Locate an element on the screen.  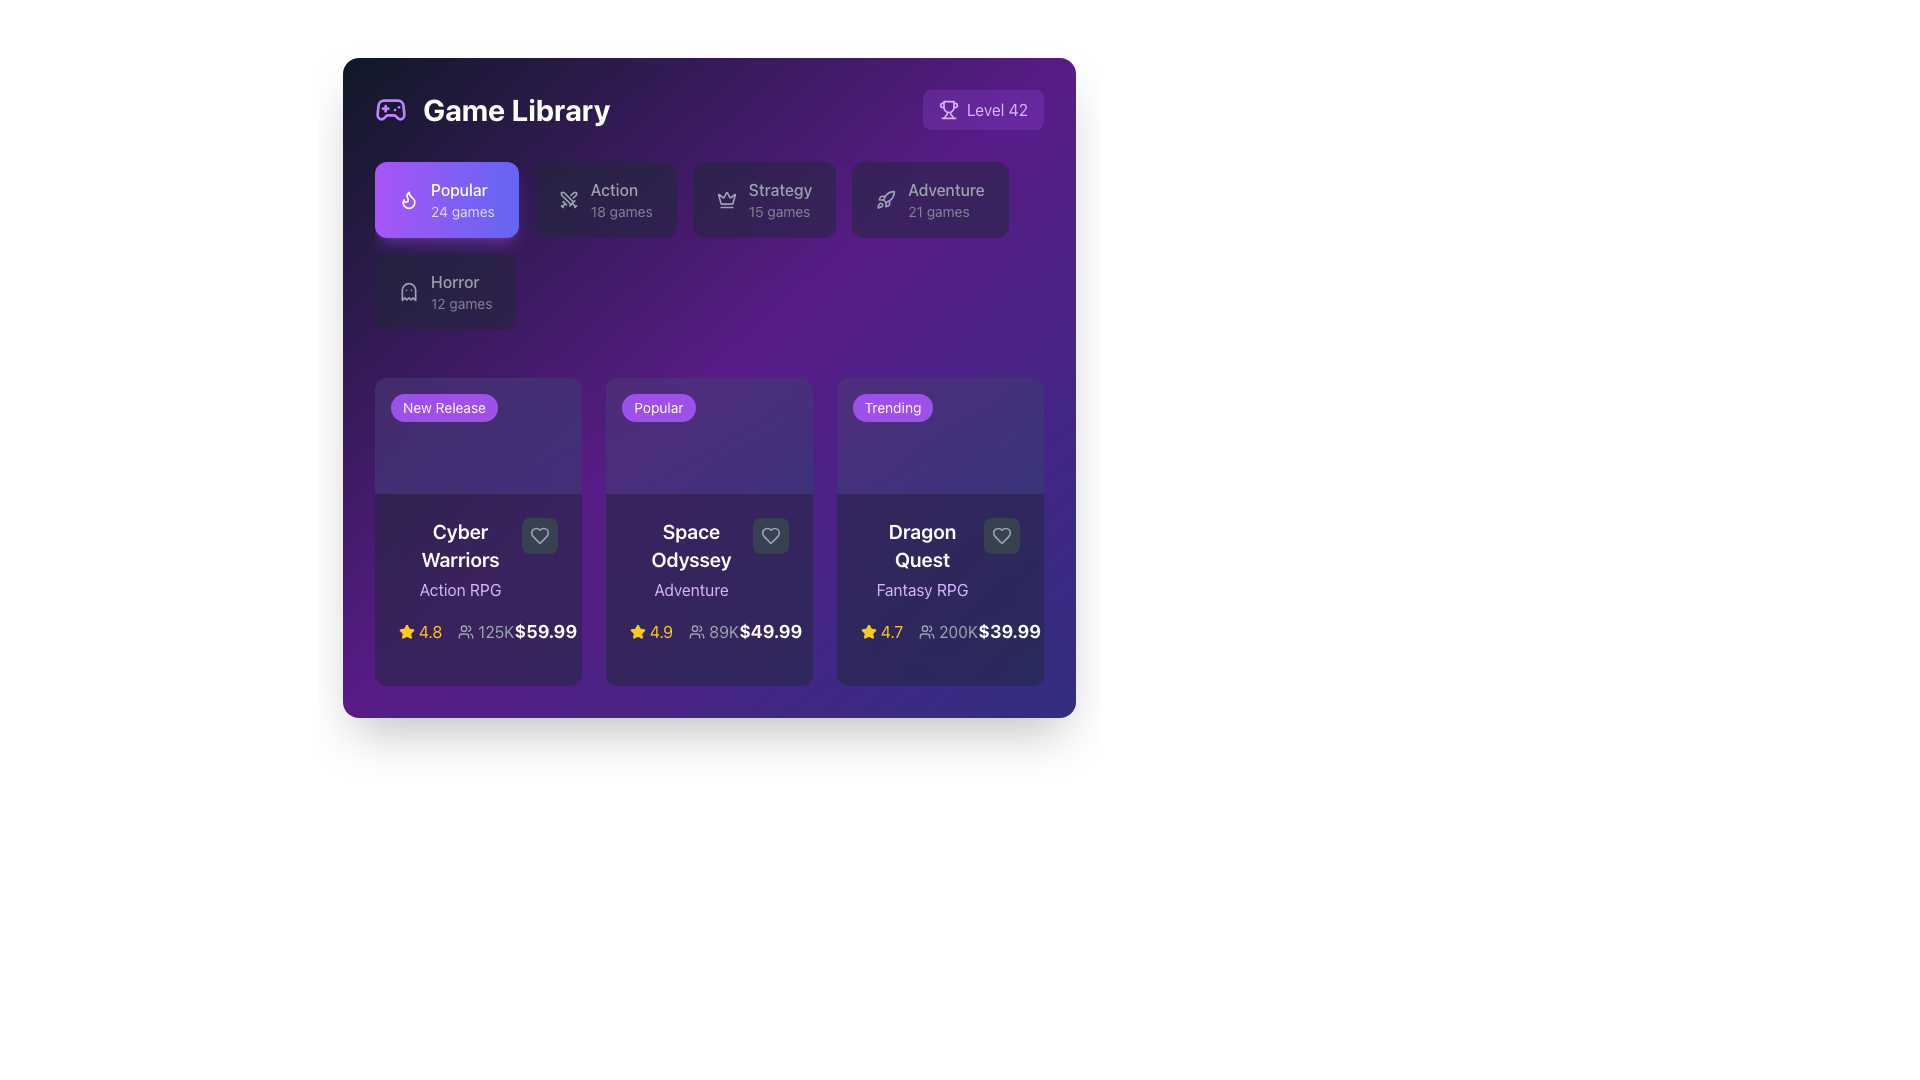
the text block displaying the price of the product in the middle game card for 'Space Odyssey', located at the lower center under user and rating details is located at coordinates (769, 632).